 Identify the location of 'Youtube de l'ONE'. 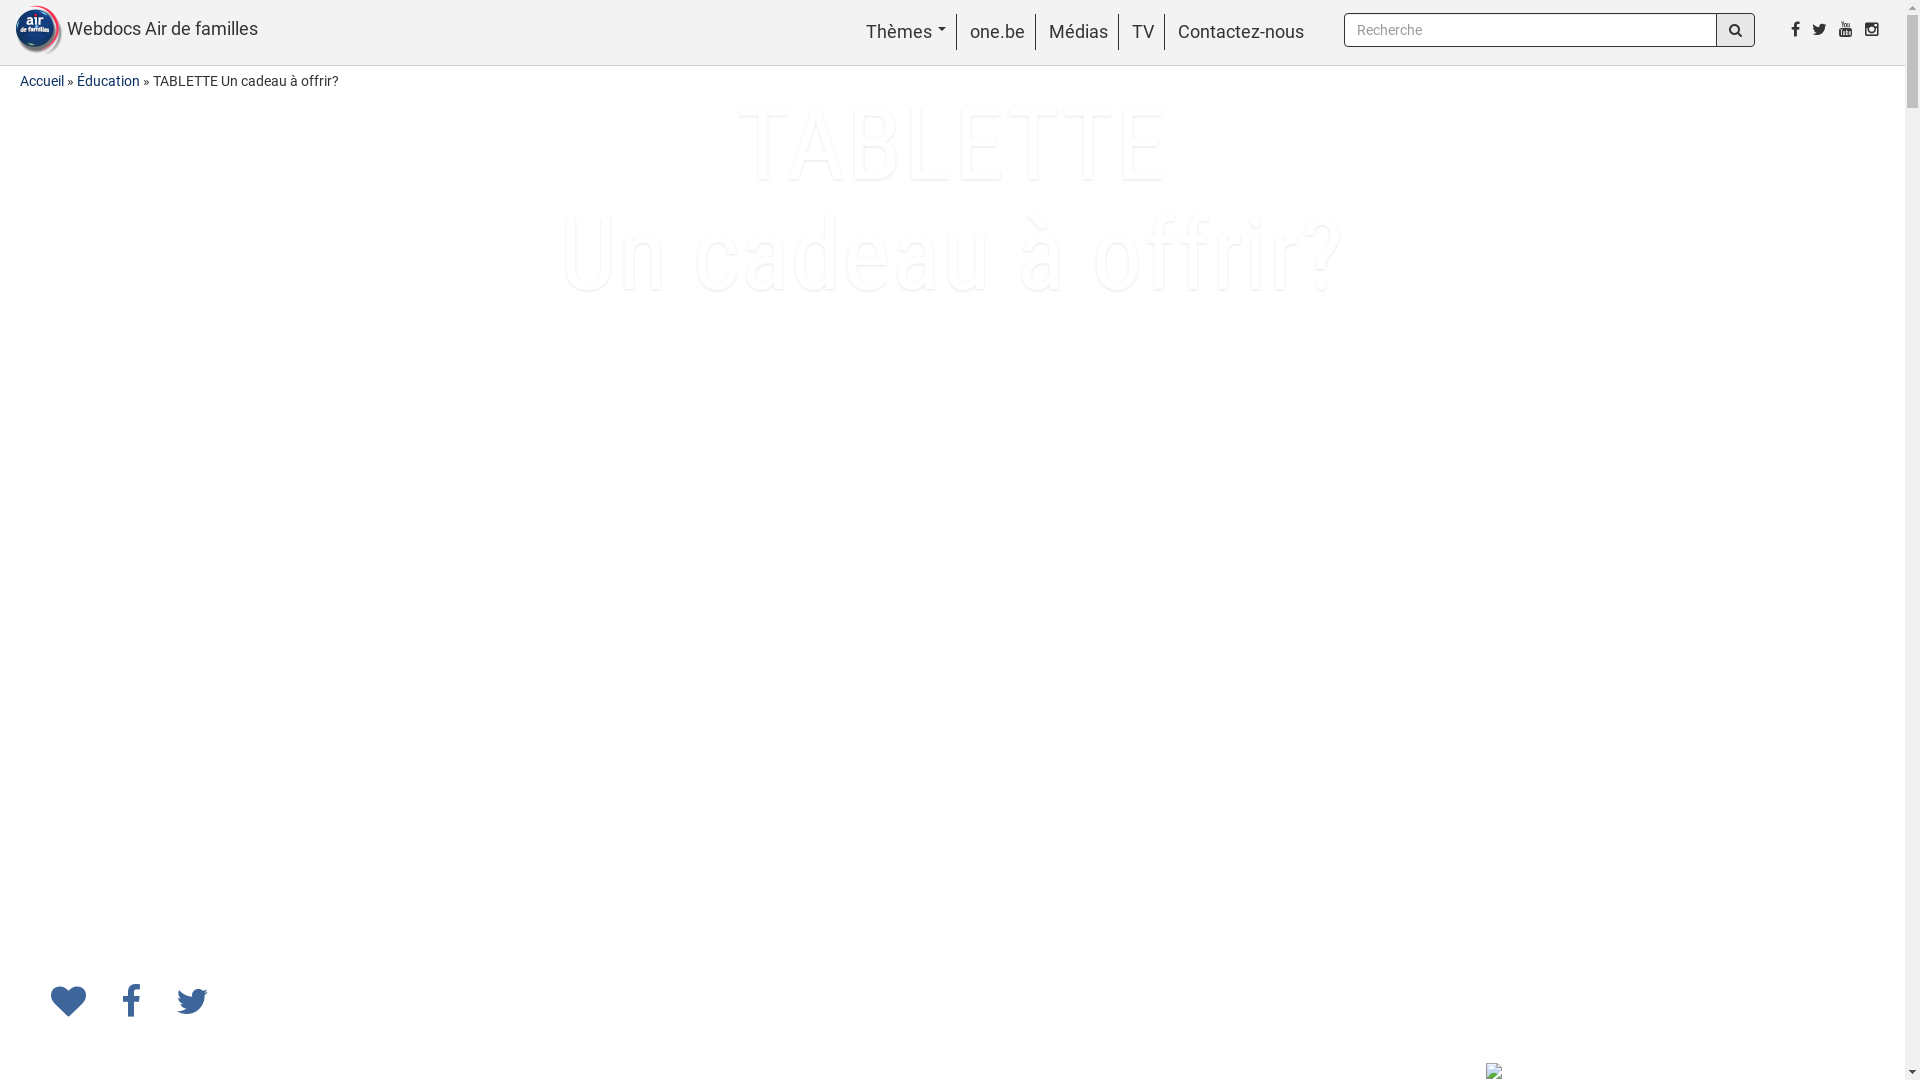
(1833, 29).